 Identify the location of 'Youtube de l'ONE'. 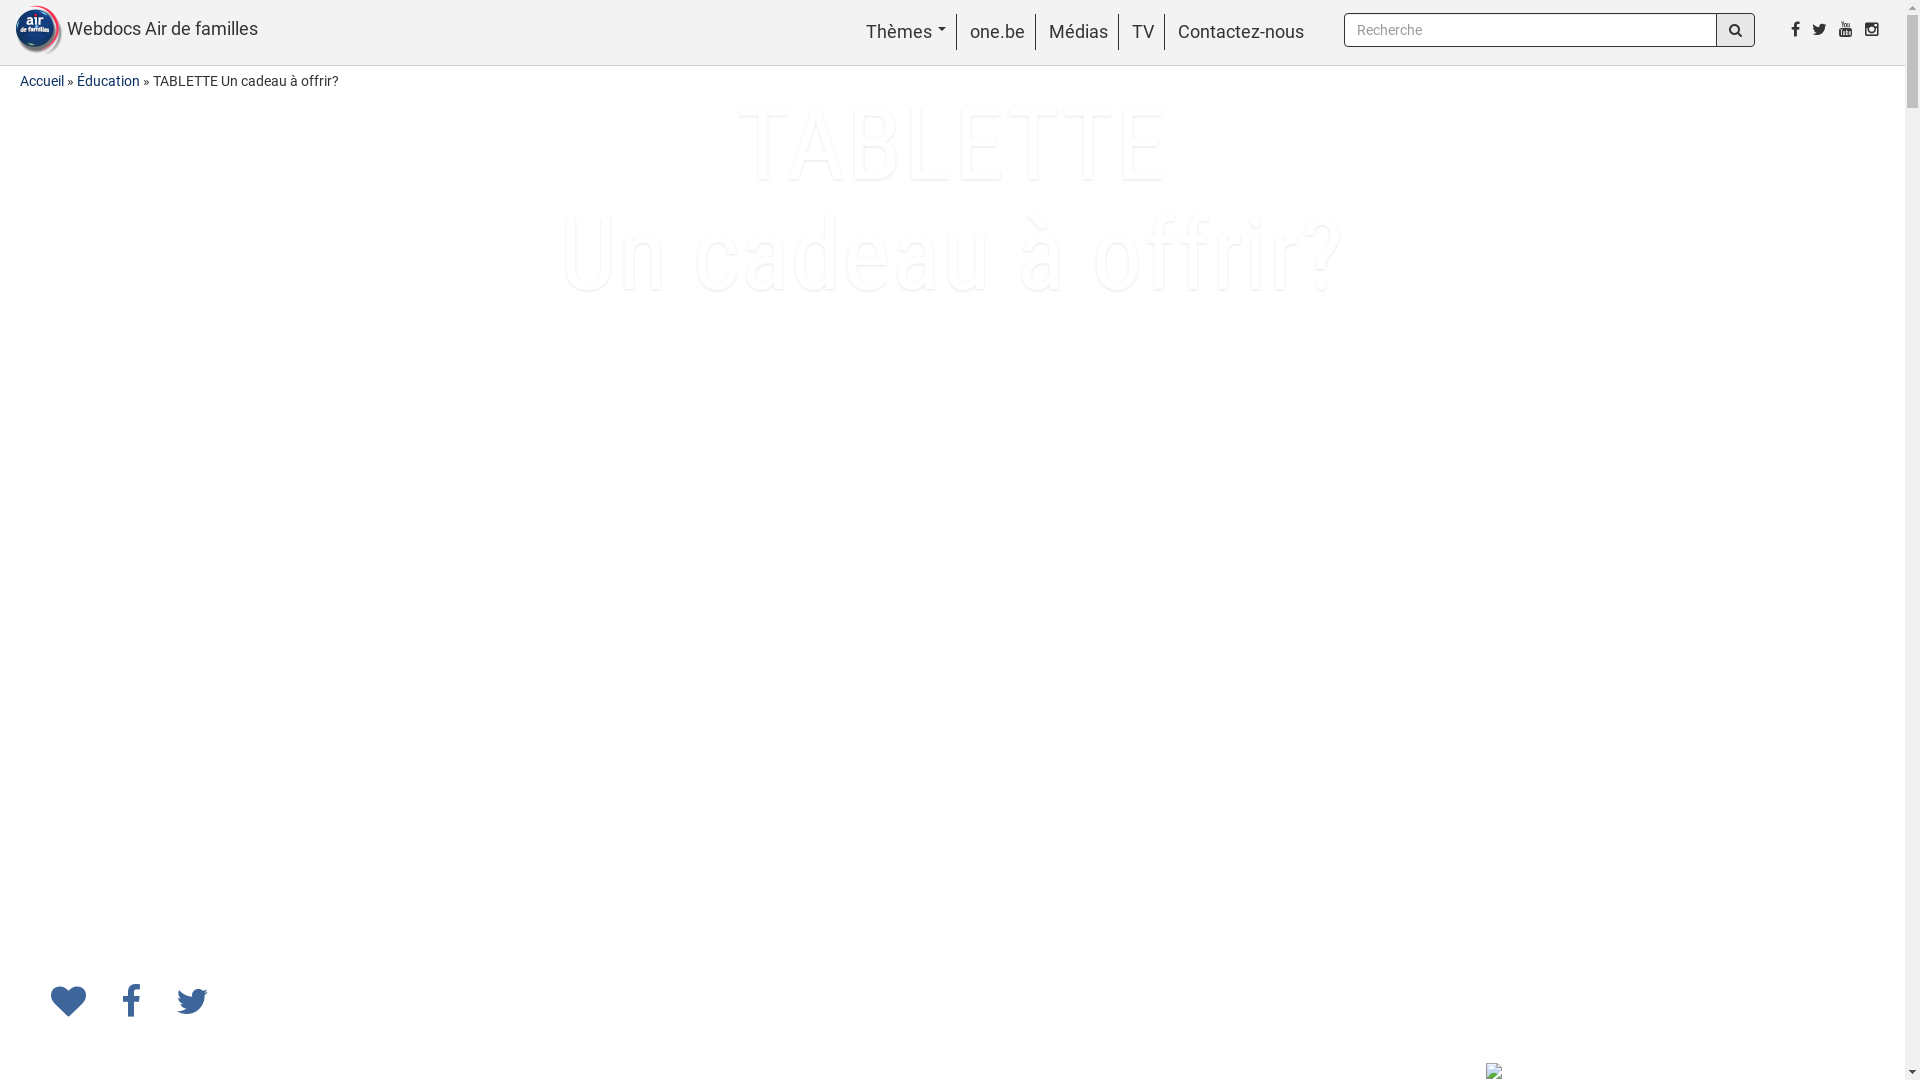
(1833, 29).